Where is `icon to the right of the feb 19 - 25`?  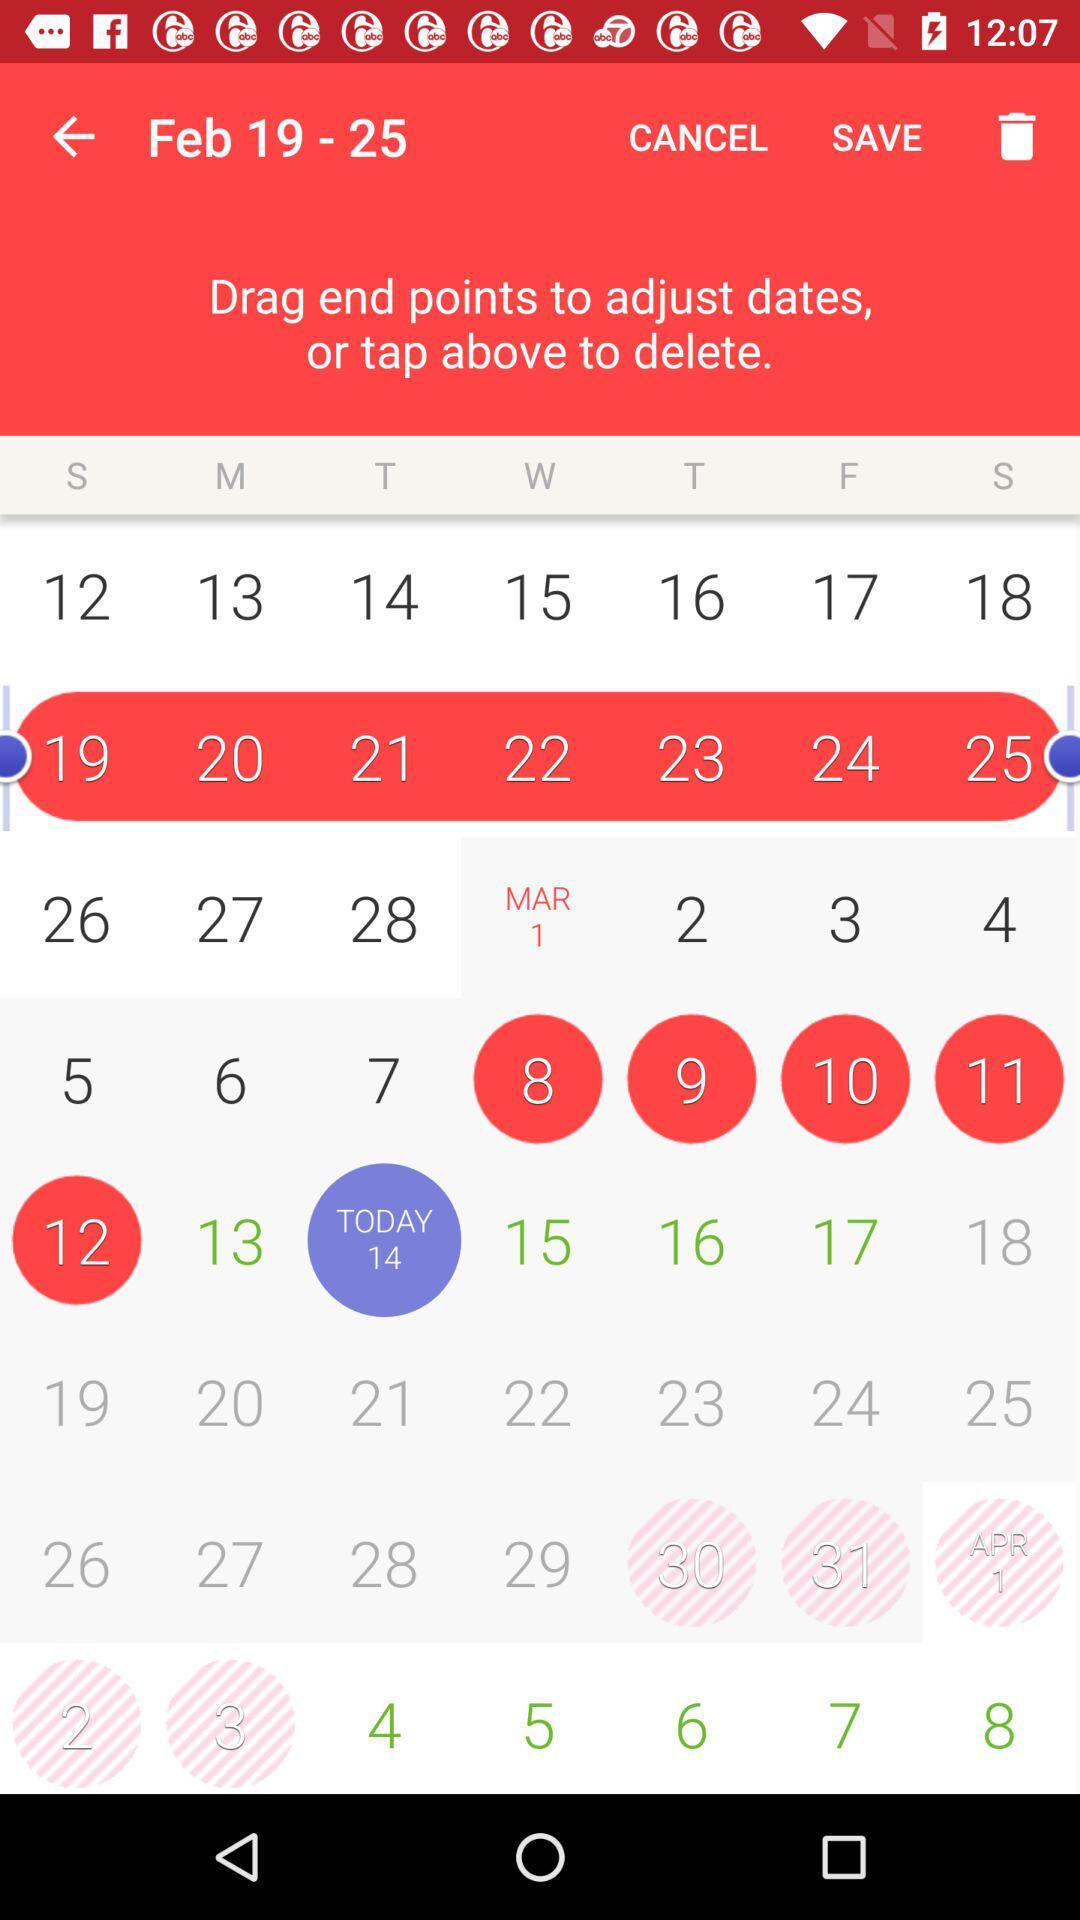 icon to the right of the feb 19 - 25 is located at coordinates (697, 135).